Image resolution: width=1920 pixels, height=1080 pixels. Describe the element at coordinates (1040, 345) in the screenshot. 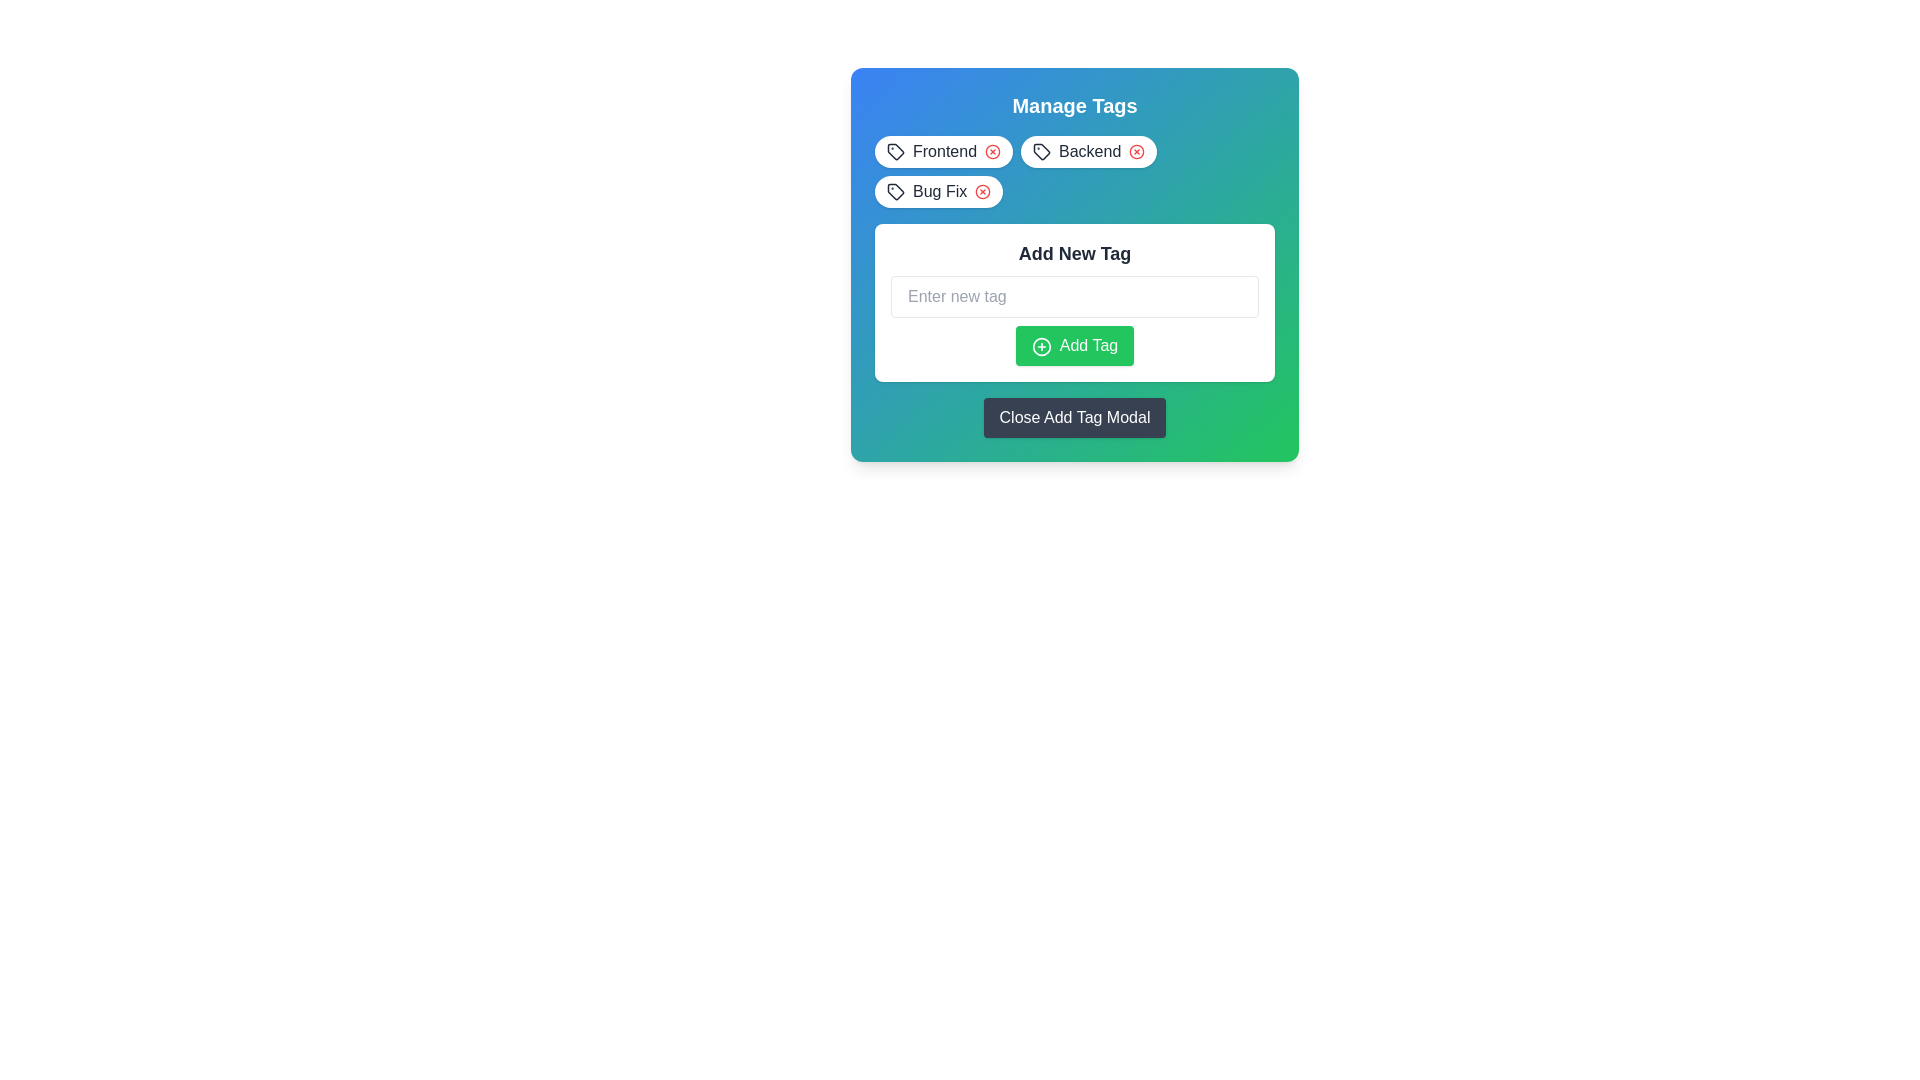

I see `the circular icon with a green fill and plus symbol located to the left of the 'Add Tag' text in the green button of the 'Add New Tag' section in the modal` at that location.